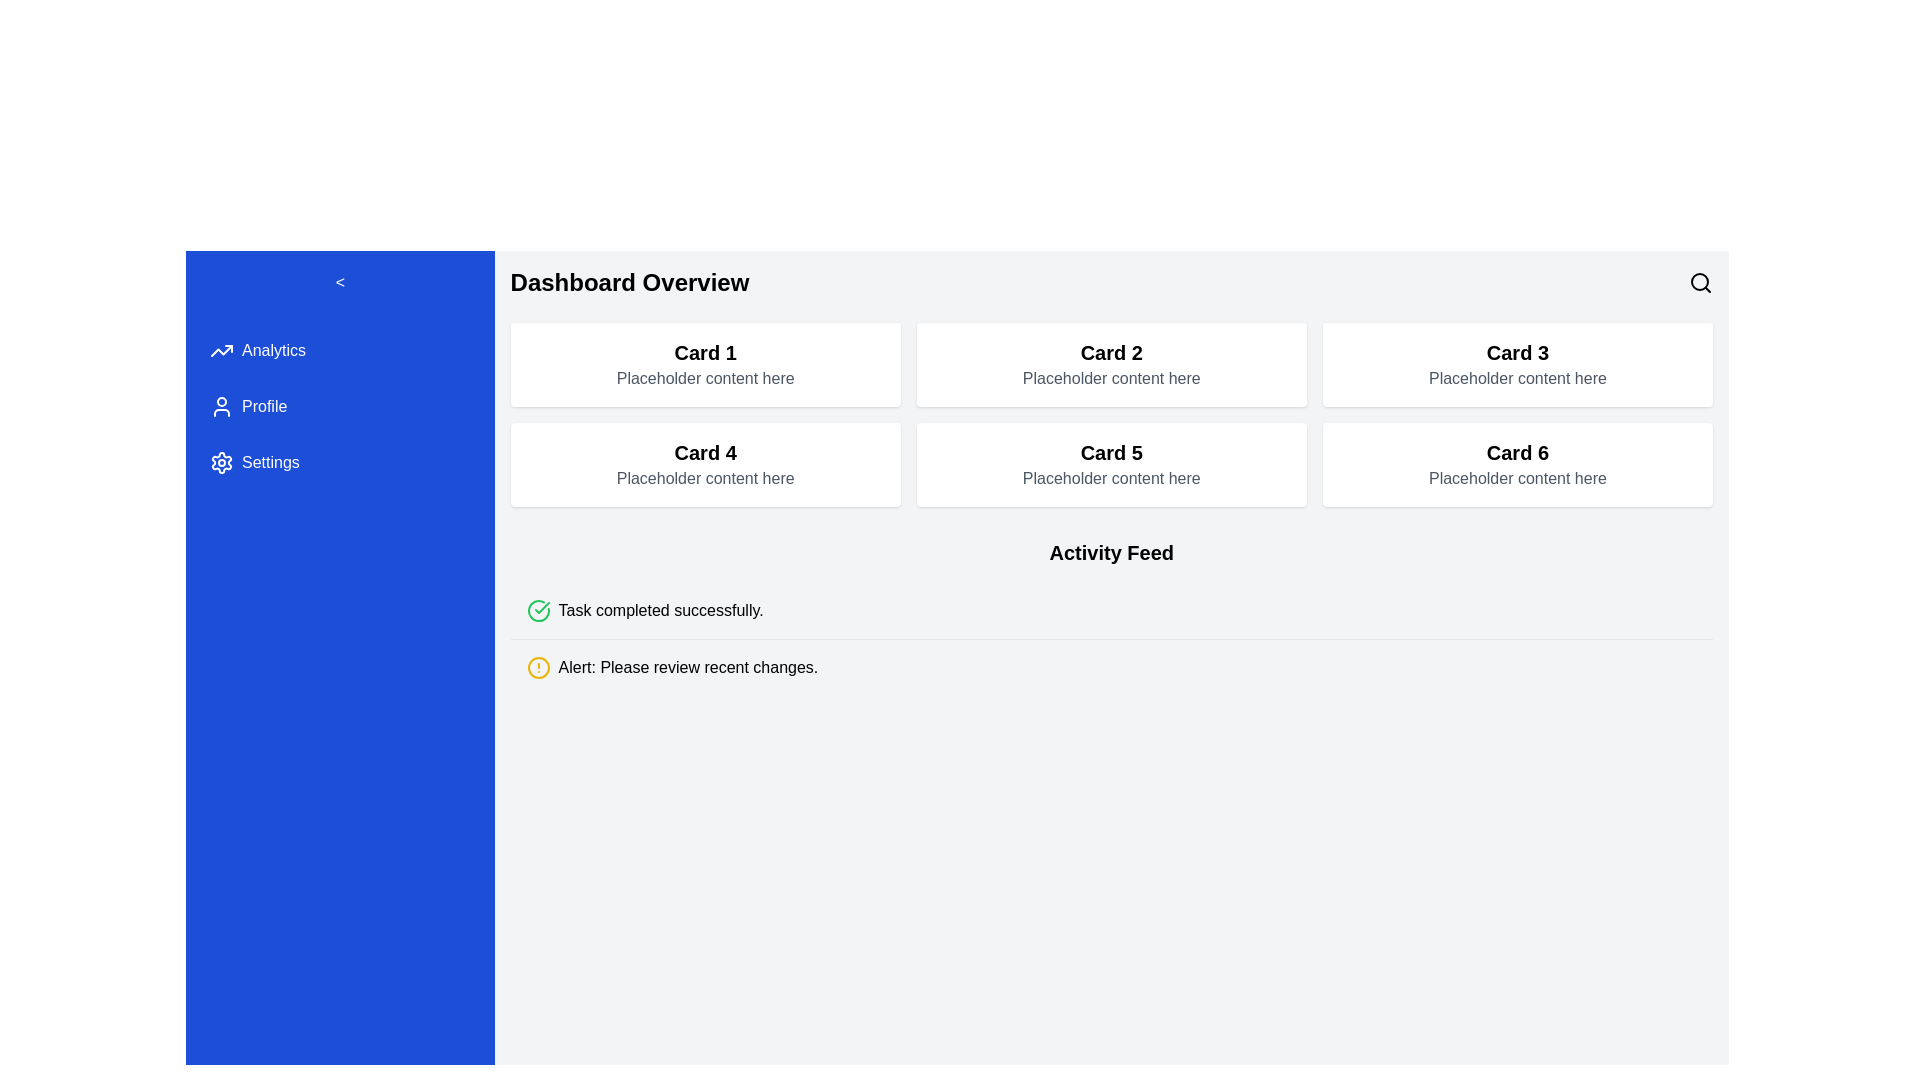  I want to click on the rectangular card labeled 'Card 4' with a white background and rounded corners, located in the second row of the grid under 'Dashboard Overview', so click(705, 465).